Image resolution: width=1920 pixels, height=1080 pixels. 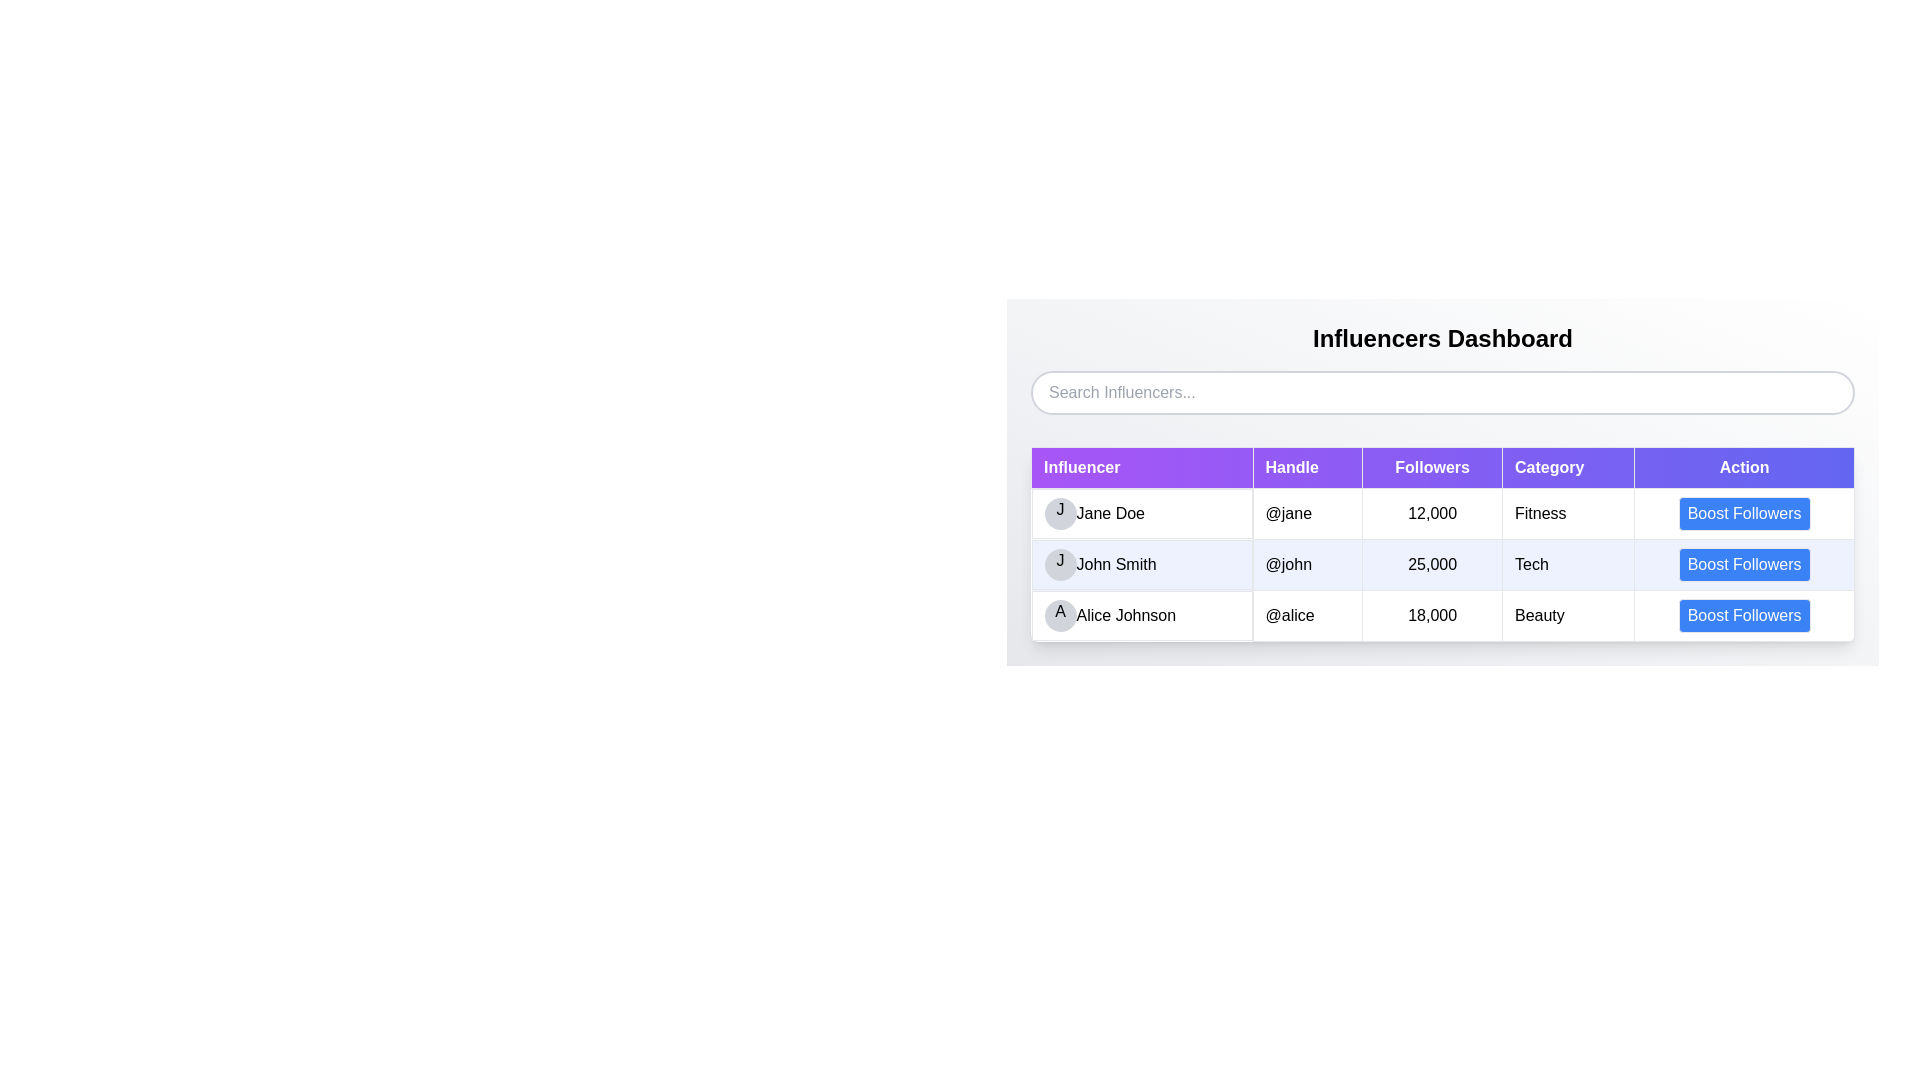 I want to click on the Profile icon or user avatar placeholder representing 'Jane Doe' in the 'Influencer' row, located to the immediate left of her name, so click(x=1059, y=512).